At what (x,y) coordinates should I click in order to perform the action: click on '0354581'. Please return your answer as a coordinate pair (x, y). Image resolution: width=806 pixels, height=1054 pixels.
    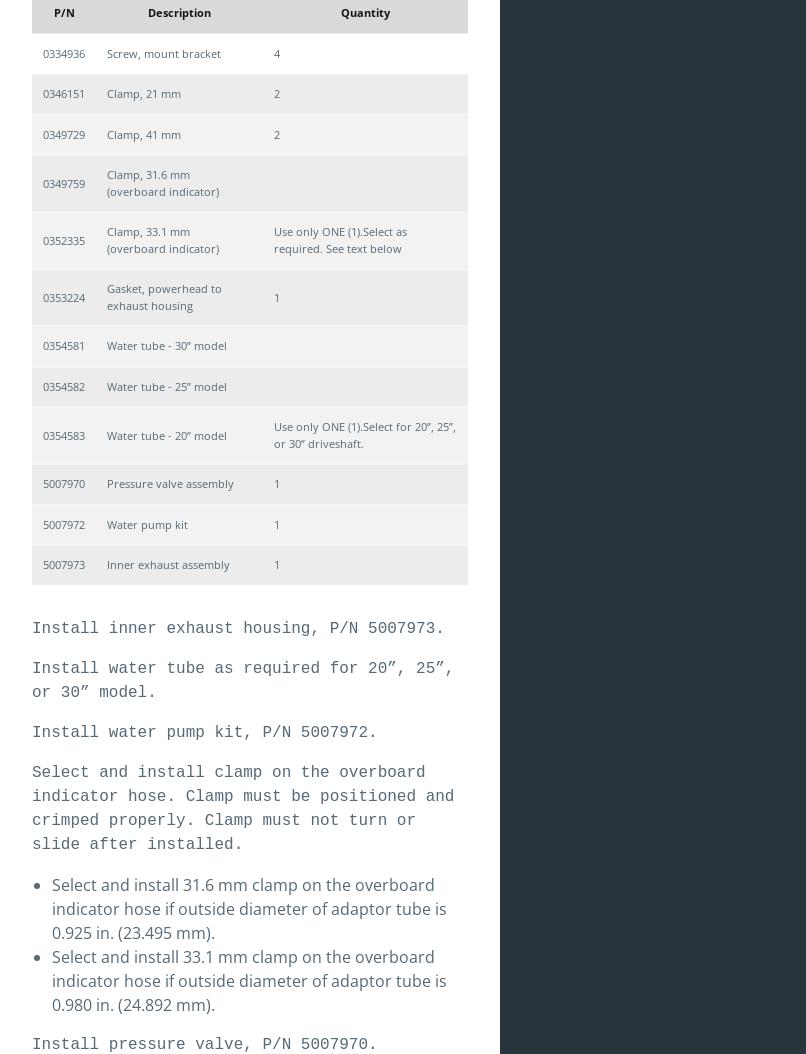
    Looking at the image, I should click on (63, 345).